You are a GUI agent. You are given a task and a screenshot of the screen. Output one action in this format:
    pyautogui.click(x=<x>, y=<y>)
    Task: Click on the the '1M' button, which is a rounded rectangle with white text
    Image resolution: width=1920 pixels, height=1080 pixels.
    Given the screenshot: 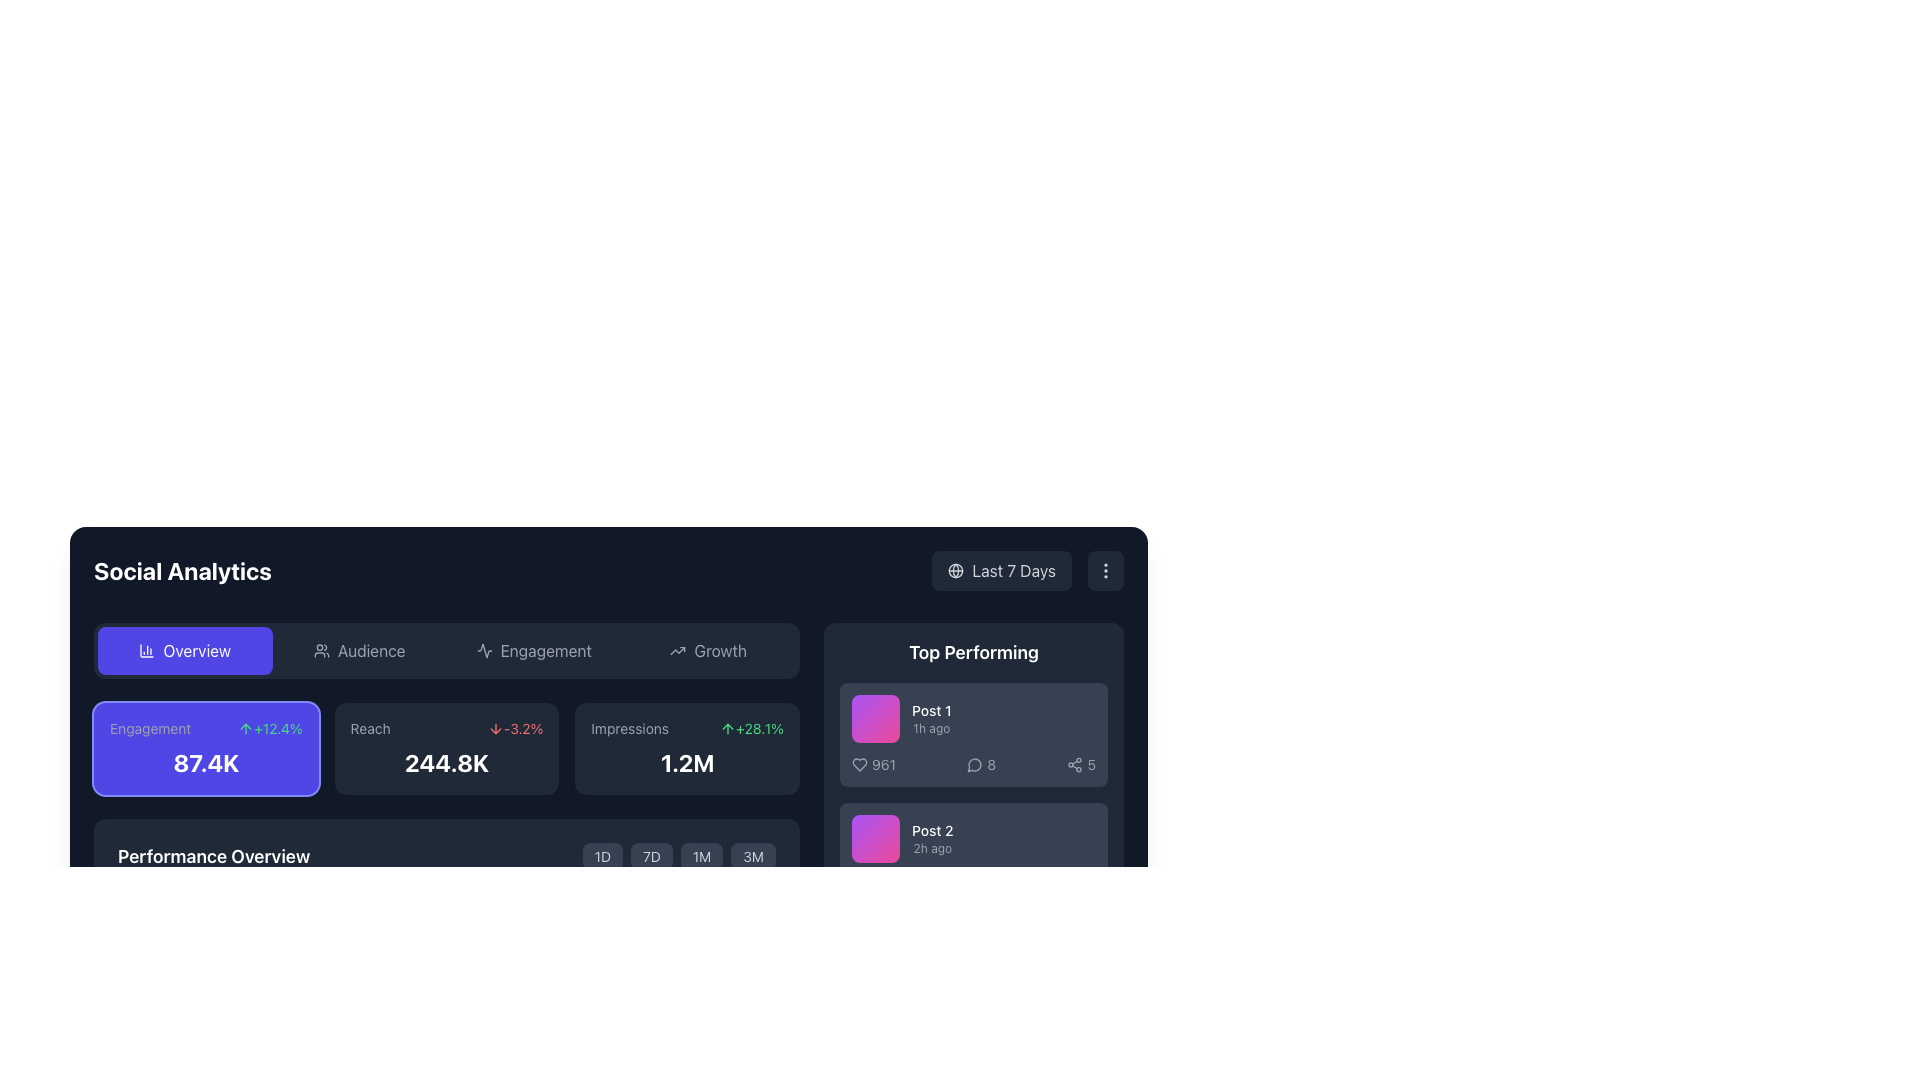 What is the action you would take?
    pyautogui.click(x=679, y=855)
    